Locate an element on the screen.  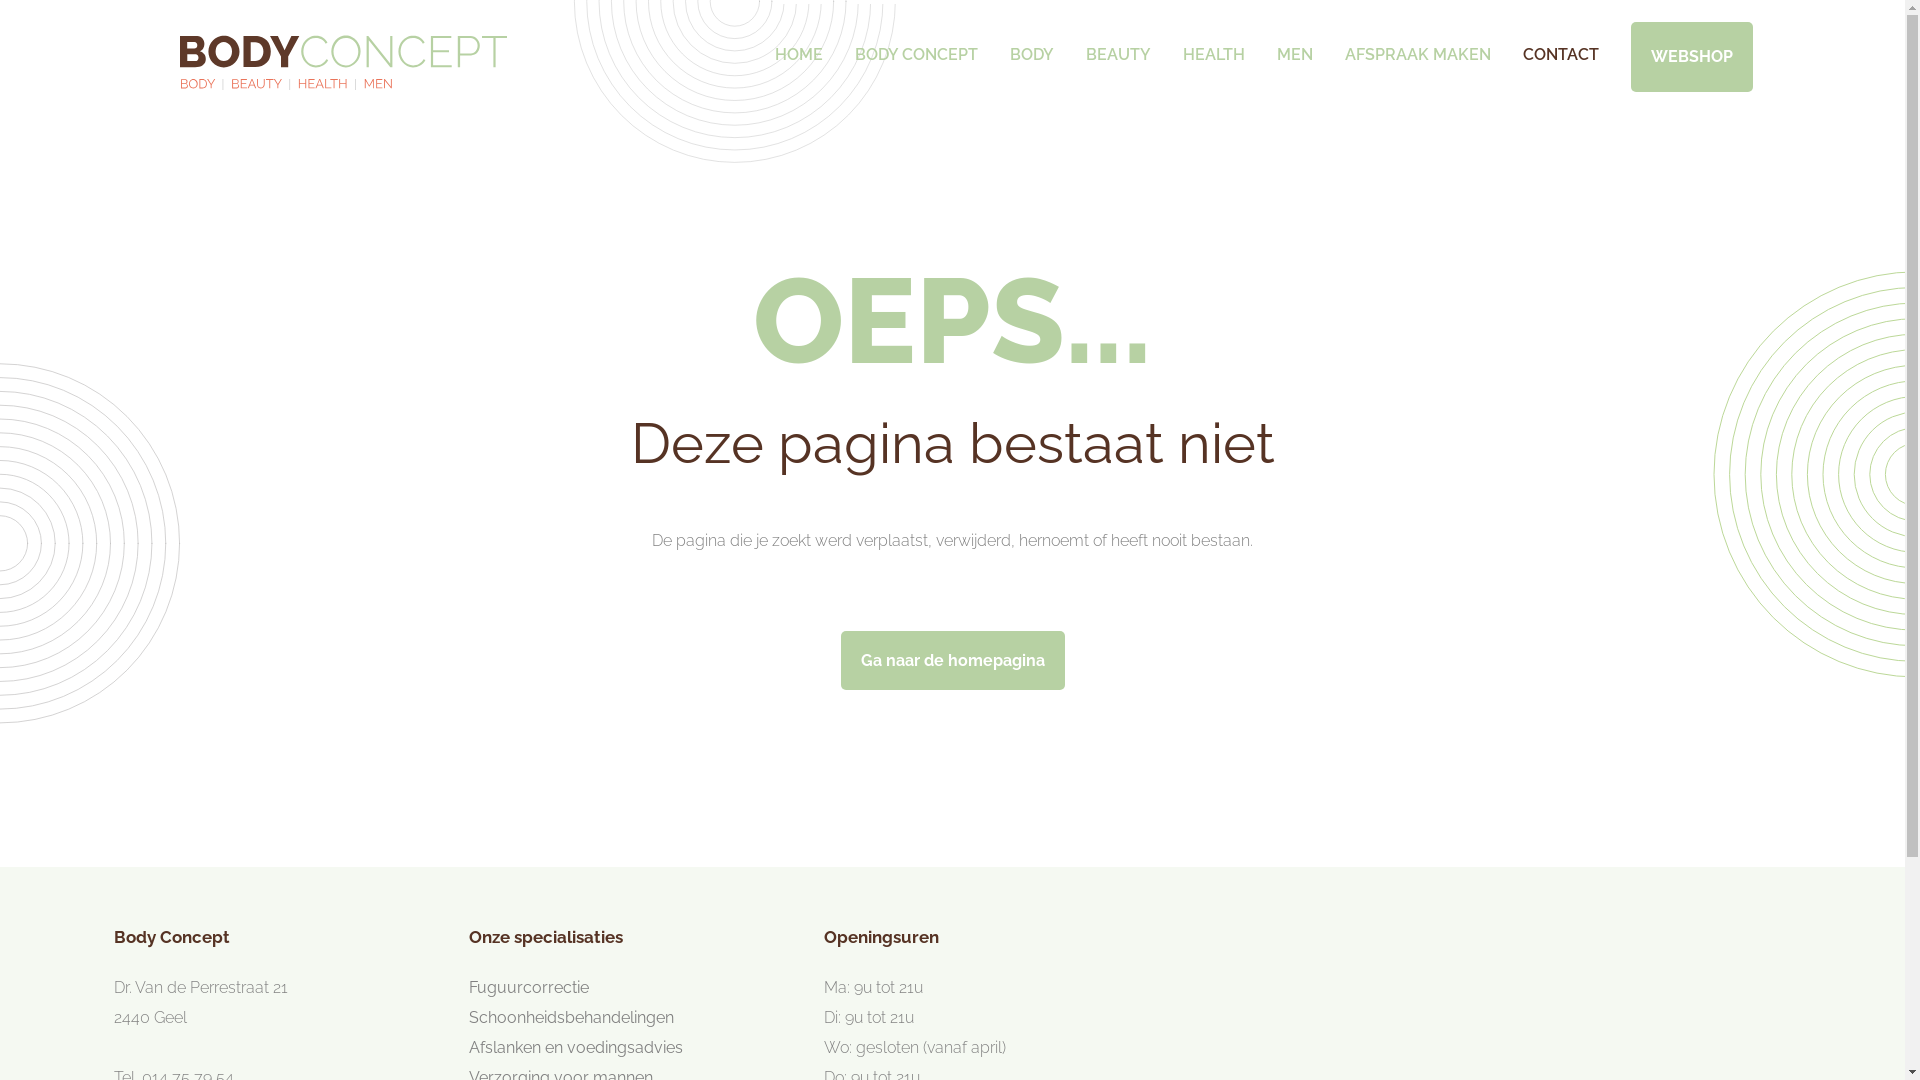
'Afslanken en voedingsadvies' is located at coordinates (468, 1046).